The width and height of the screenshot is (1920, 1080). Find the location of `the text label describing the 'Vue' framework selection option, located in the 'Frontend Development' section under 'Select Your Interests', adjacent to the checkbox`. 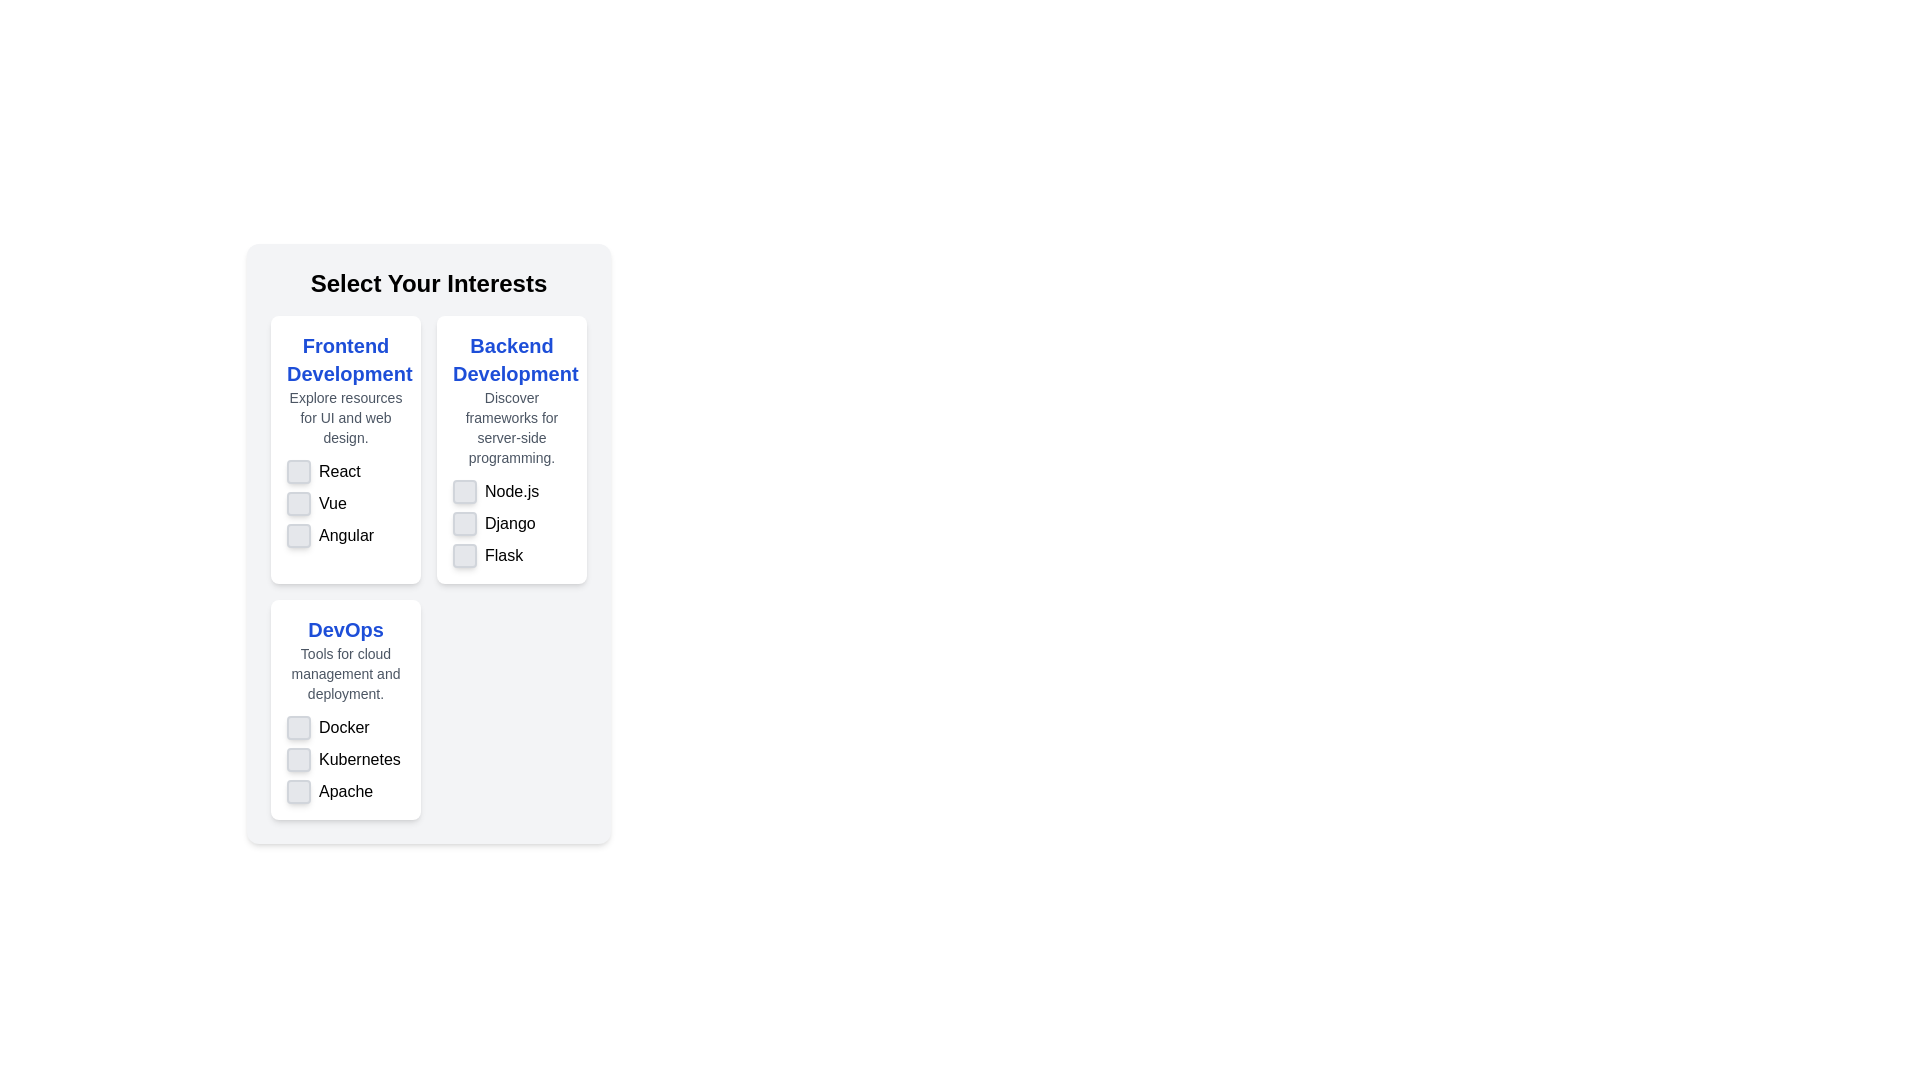

the text label describing the 'Vue' framework selection option, located in the 'Frontend Development' section under 'Select Your Interests', adjacent to the checkbox is located at coordinates (332, 503).